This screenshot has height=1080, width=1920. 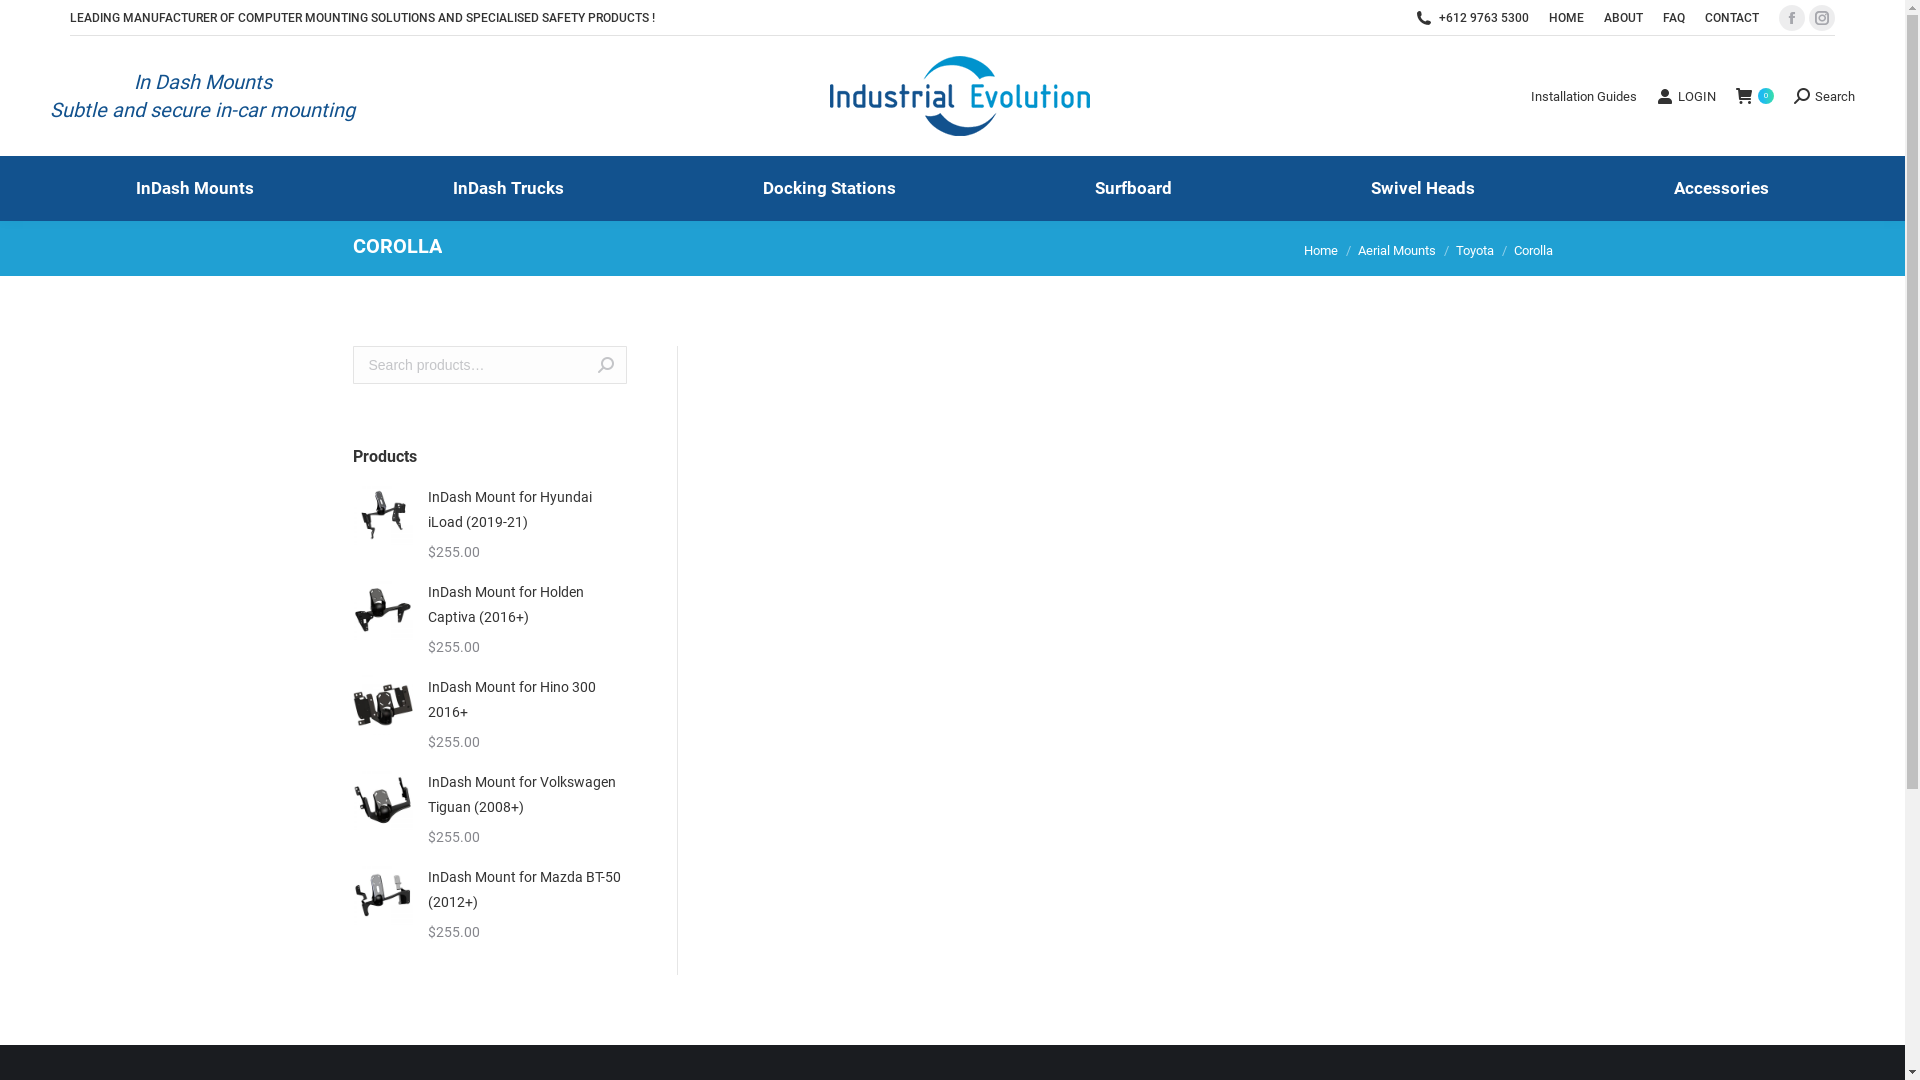 What do you see at coordinates (527, 508) in the screenshot?
I see `'InDash Mount for Hyundai iLoad (2019-21)'` at bounding box center [527, 508].